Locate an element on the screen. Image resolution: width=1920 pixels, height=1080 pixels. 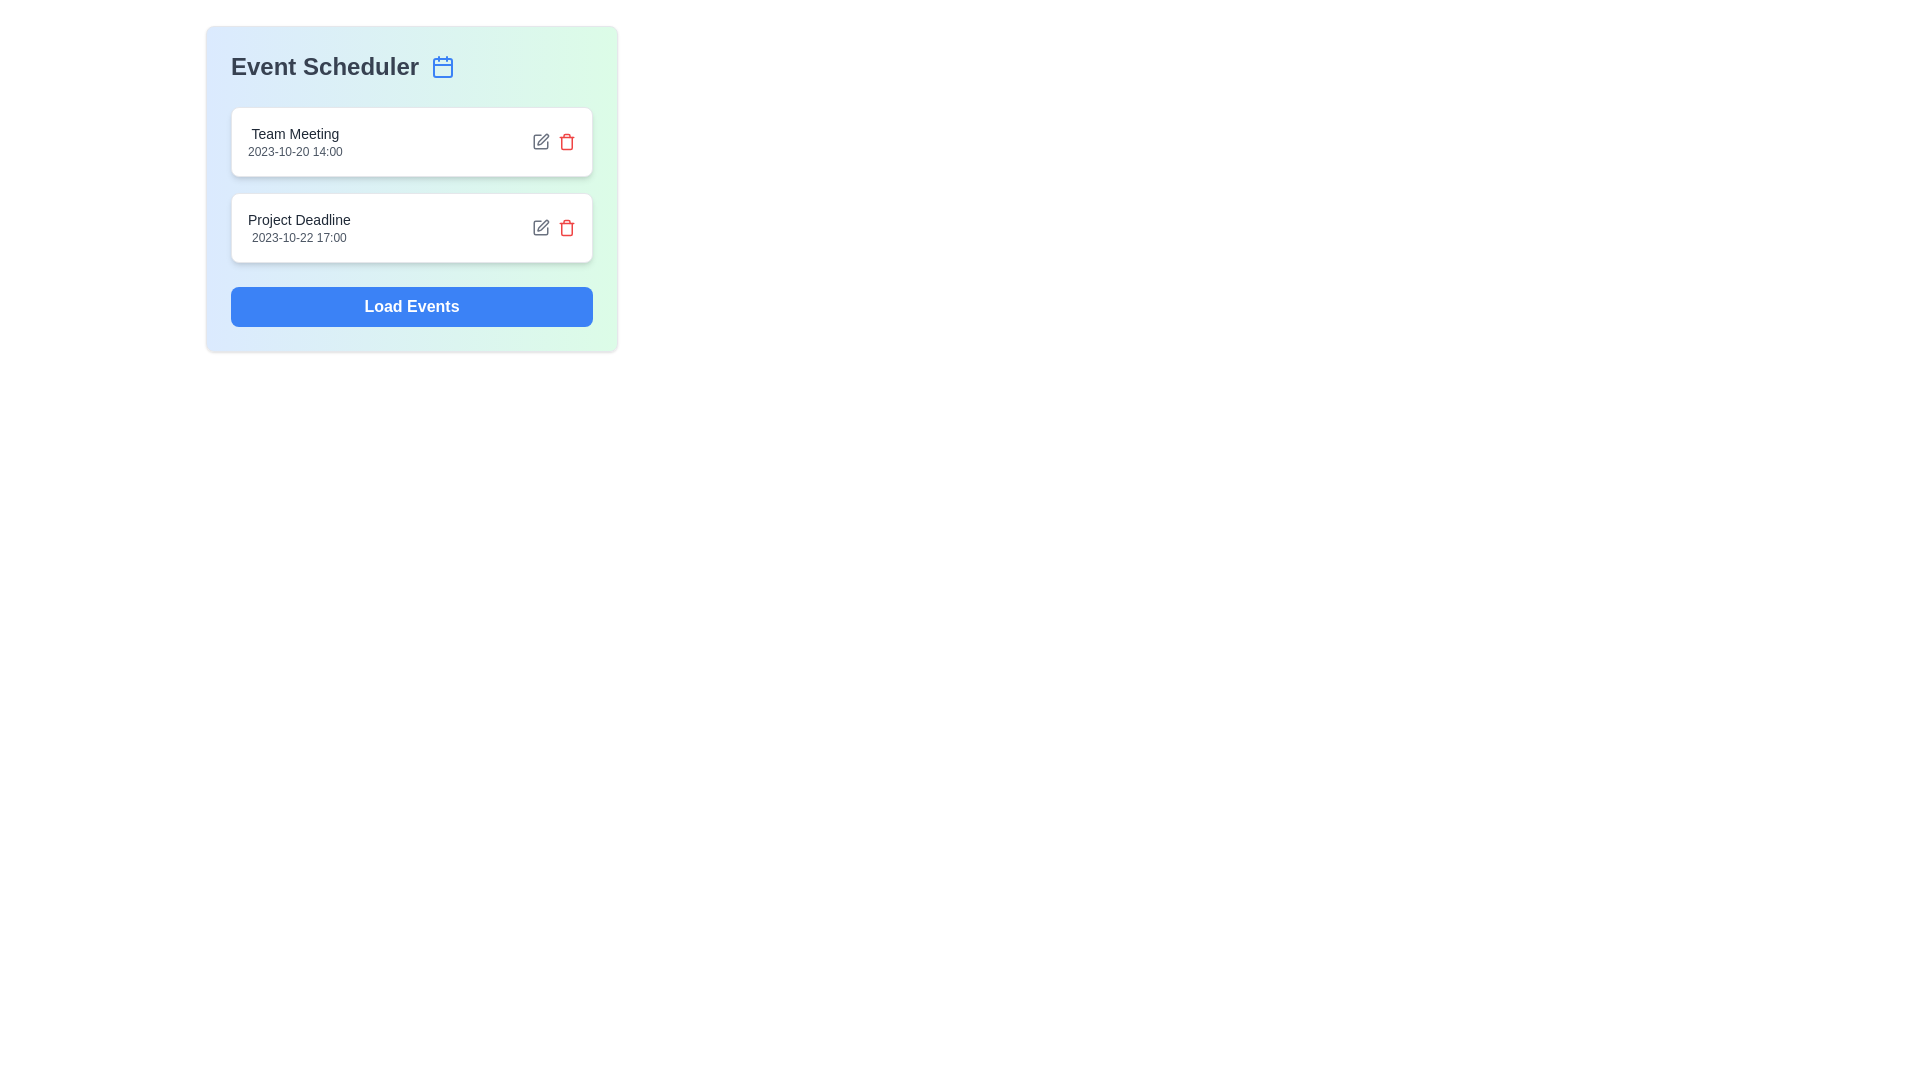
the displayed date and time on the Text Label showing '2023-10-22 17:00', which is below the 'Project Deadline' text is located at coordinates (298, 237).